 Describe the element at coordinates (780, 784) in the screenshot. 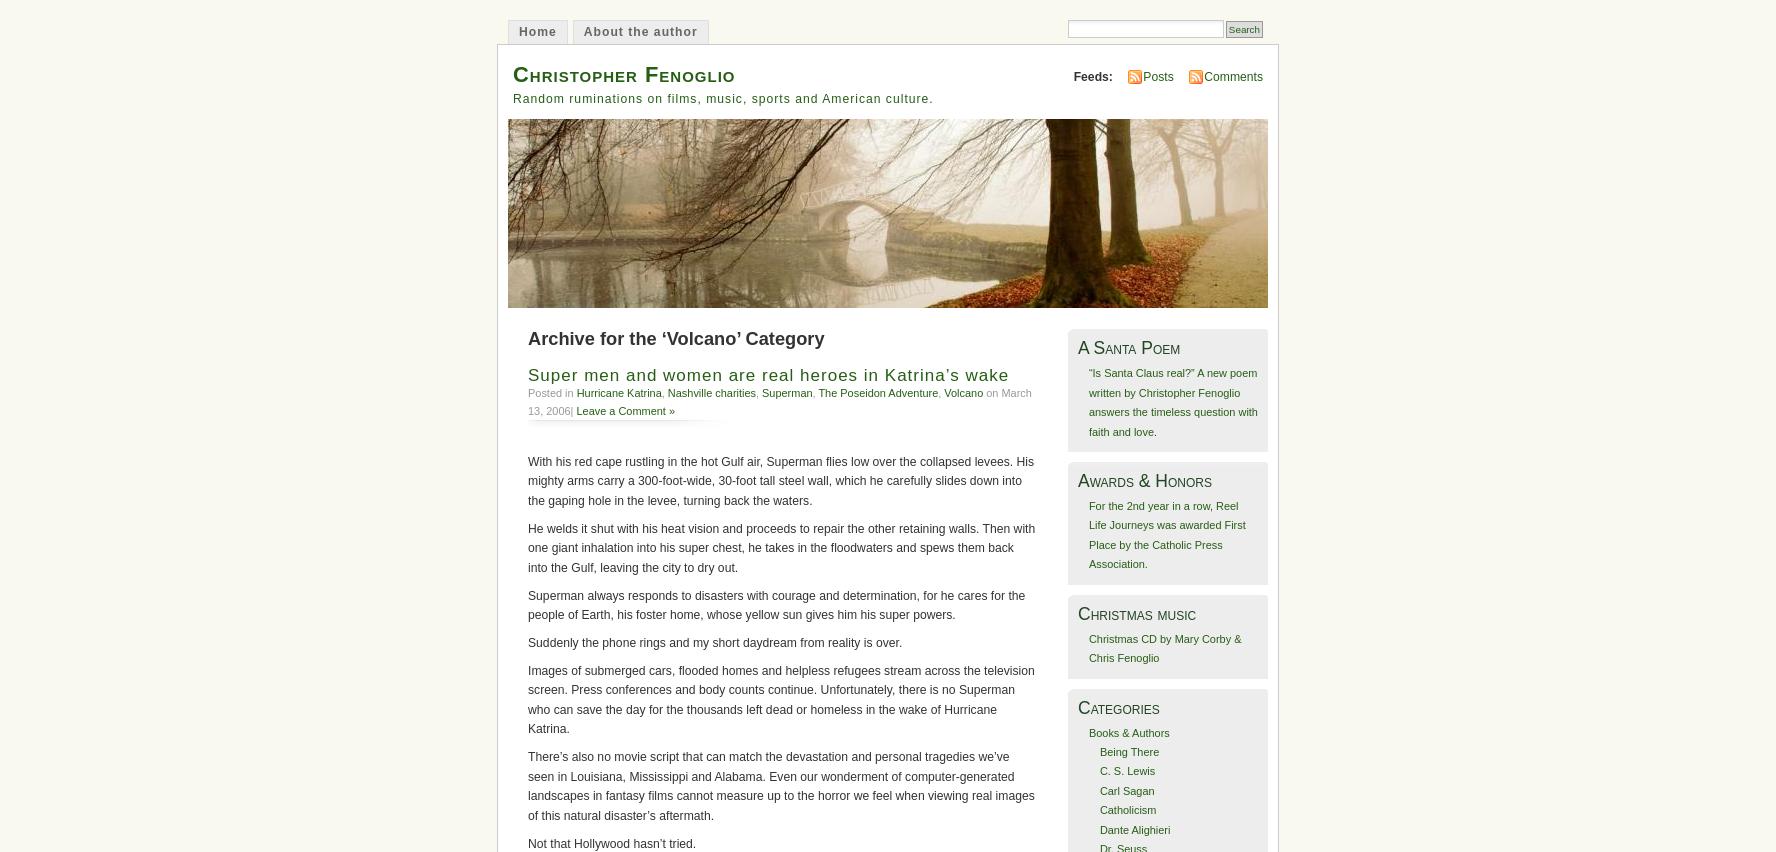

I see `'There’s also no movie script that can match the devastation and personal tragedies we’ve seen in Louisiana, Mississippi and Alabama. Even our wonderment of computer-generated landscapes in fantasy films cannot measure up to the horror we feel when viewing real images of this natural disaster’s aftermath.'` at that location.